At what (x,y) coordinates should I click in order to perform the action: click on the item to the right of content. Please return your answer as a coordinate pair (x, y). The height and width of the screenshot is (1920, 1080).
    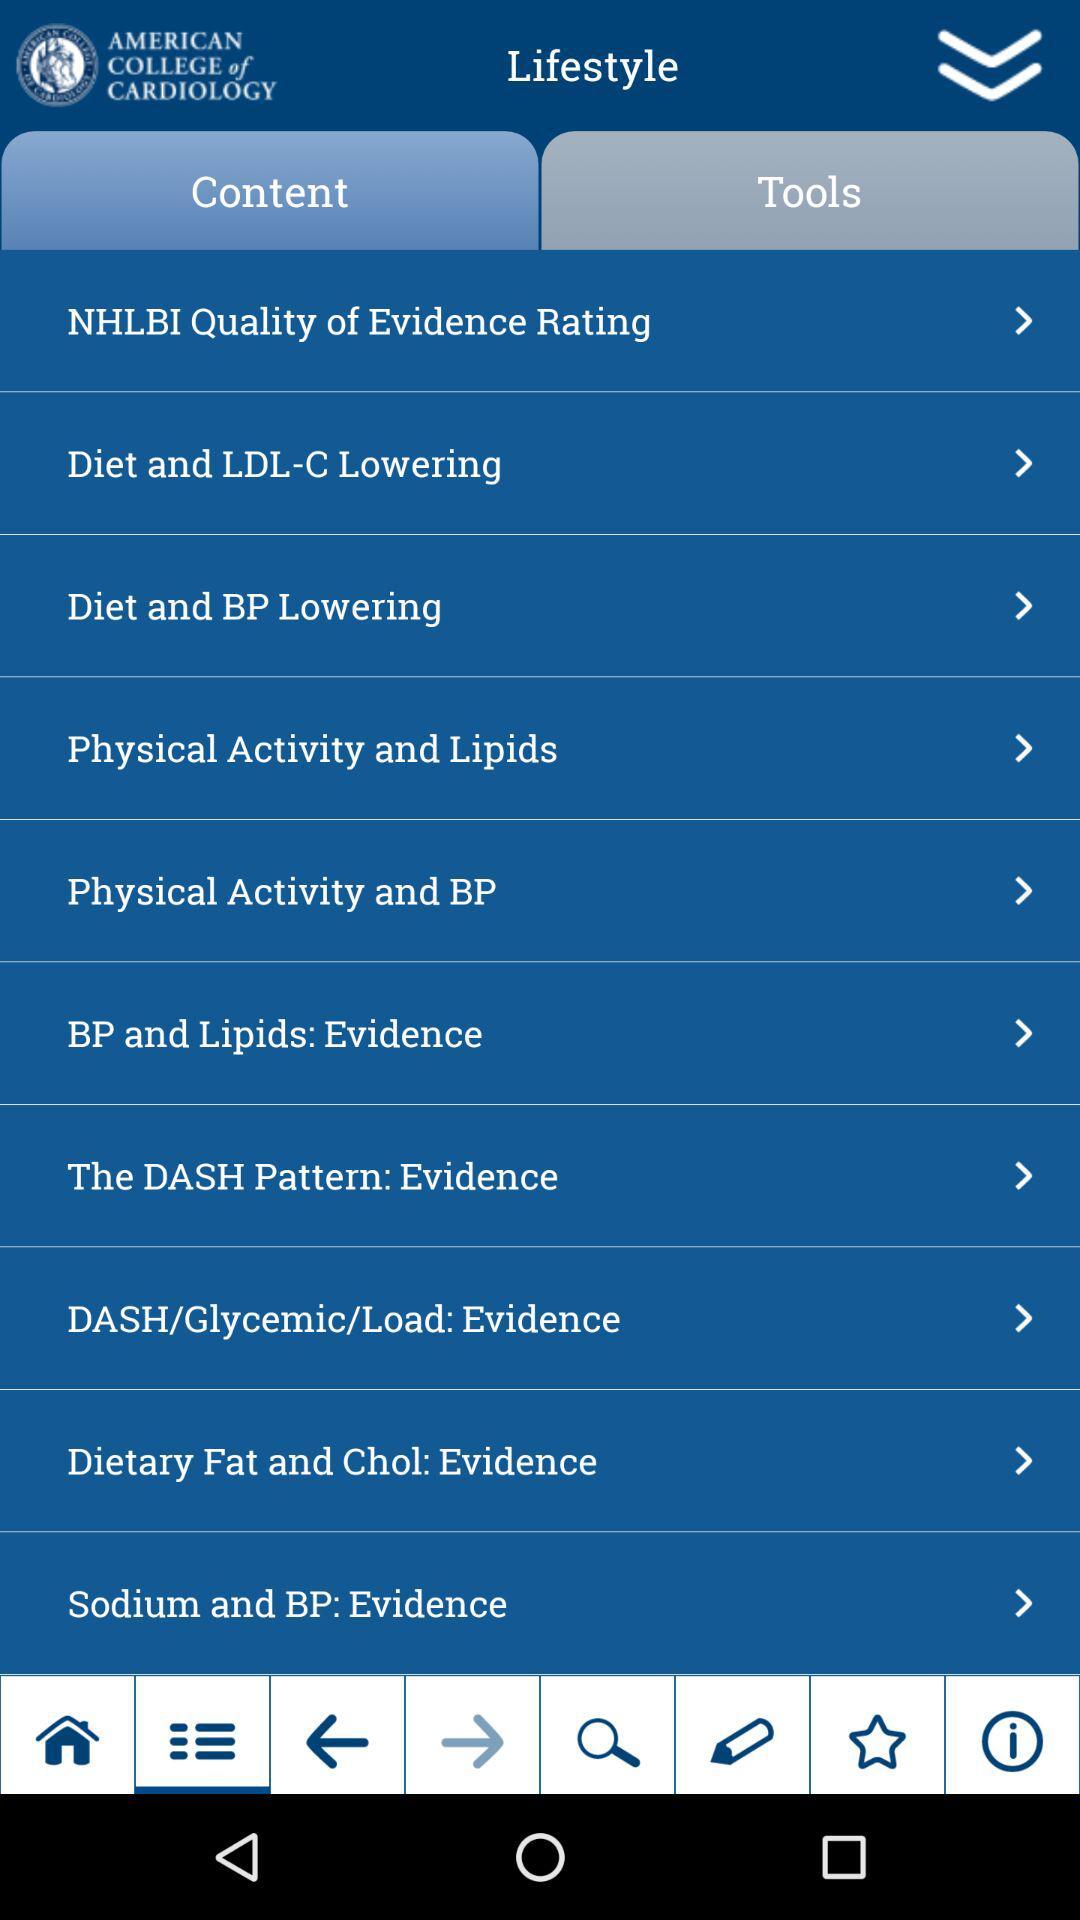
    Looking at the image, I should click on (810, 190).